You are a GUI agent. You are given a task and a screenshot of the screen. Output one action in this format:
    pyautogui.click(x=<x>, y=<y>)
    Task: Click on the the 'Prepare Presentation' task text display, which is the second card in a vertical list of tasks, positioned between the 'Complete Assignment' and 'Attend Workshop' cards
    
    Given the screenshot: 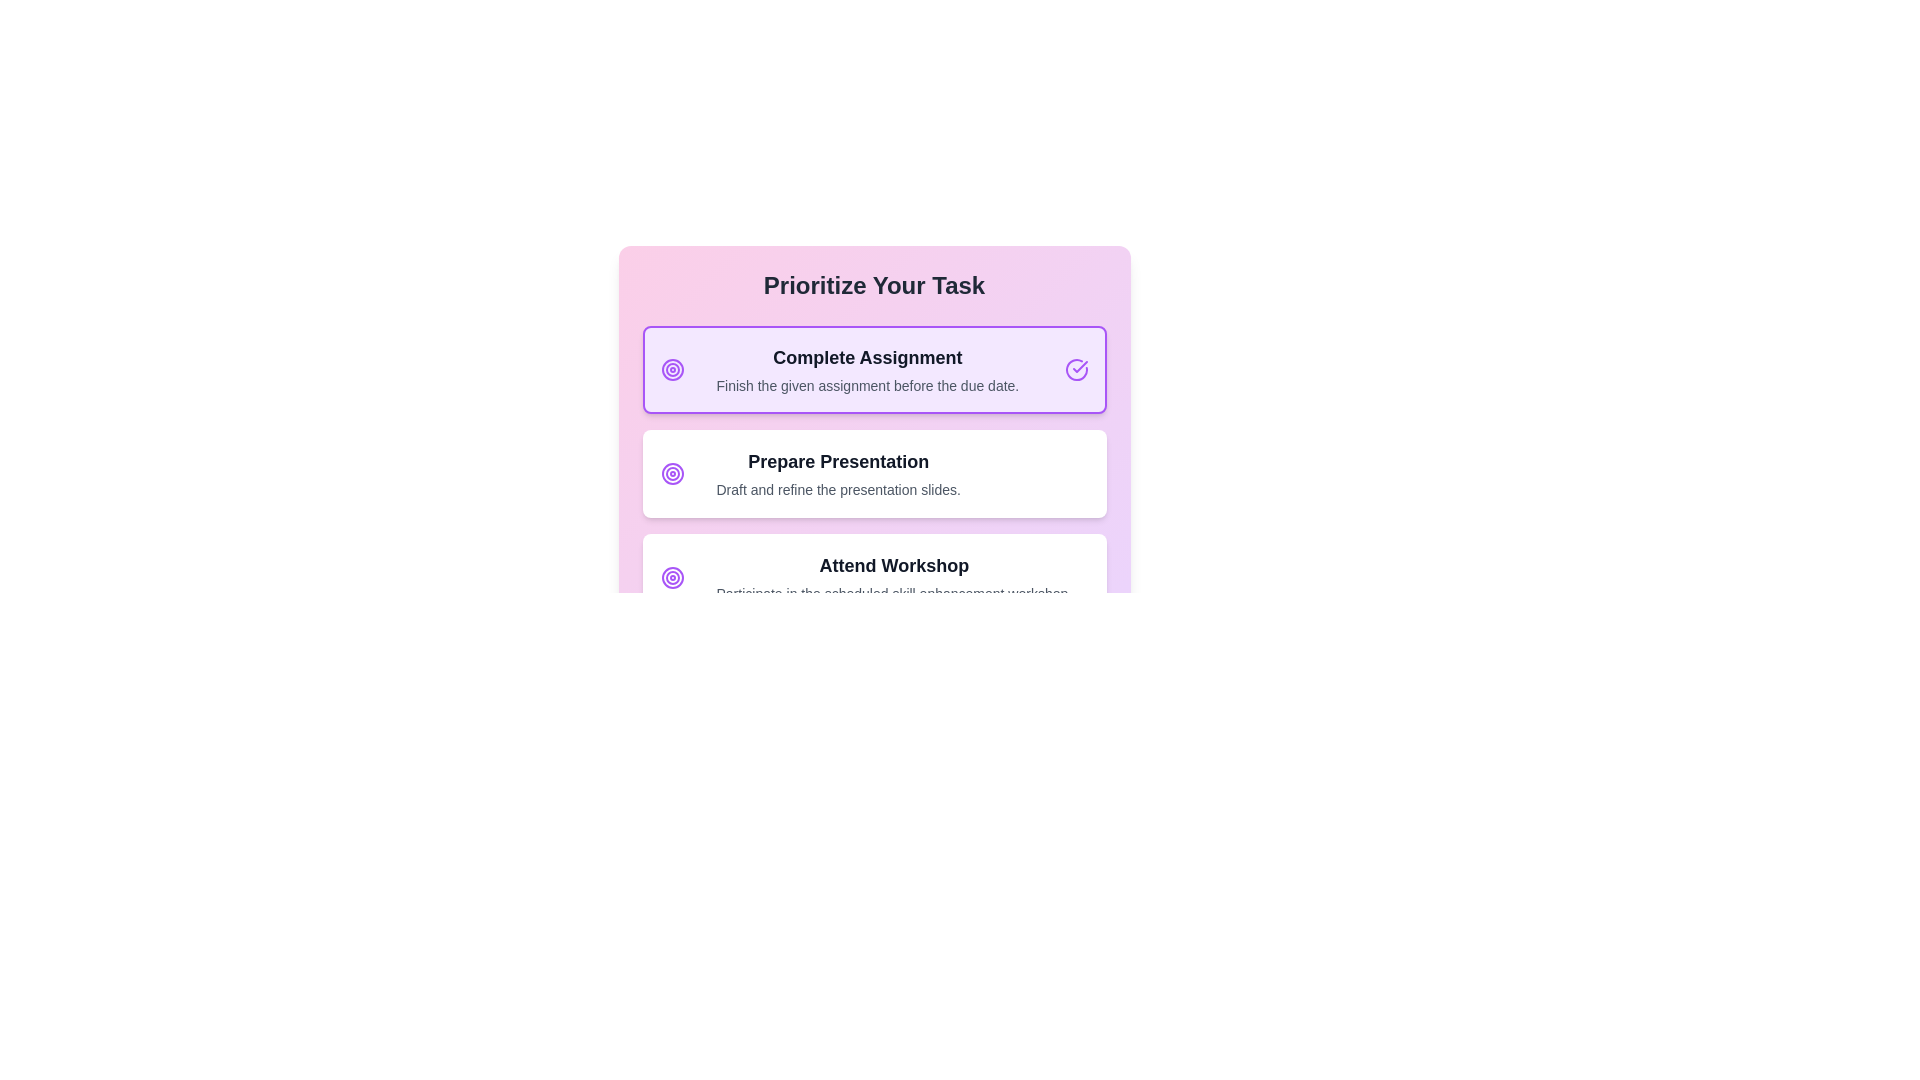 What is the action you would take?
    pyautogui.click(x=838, y=474)
    